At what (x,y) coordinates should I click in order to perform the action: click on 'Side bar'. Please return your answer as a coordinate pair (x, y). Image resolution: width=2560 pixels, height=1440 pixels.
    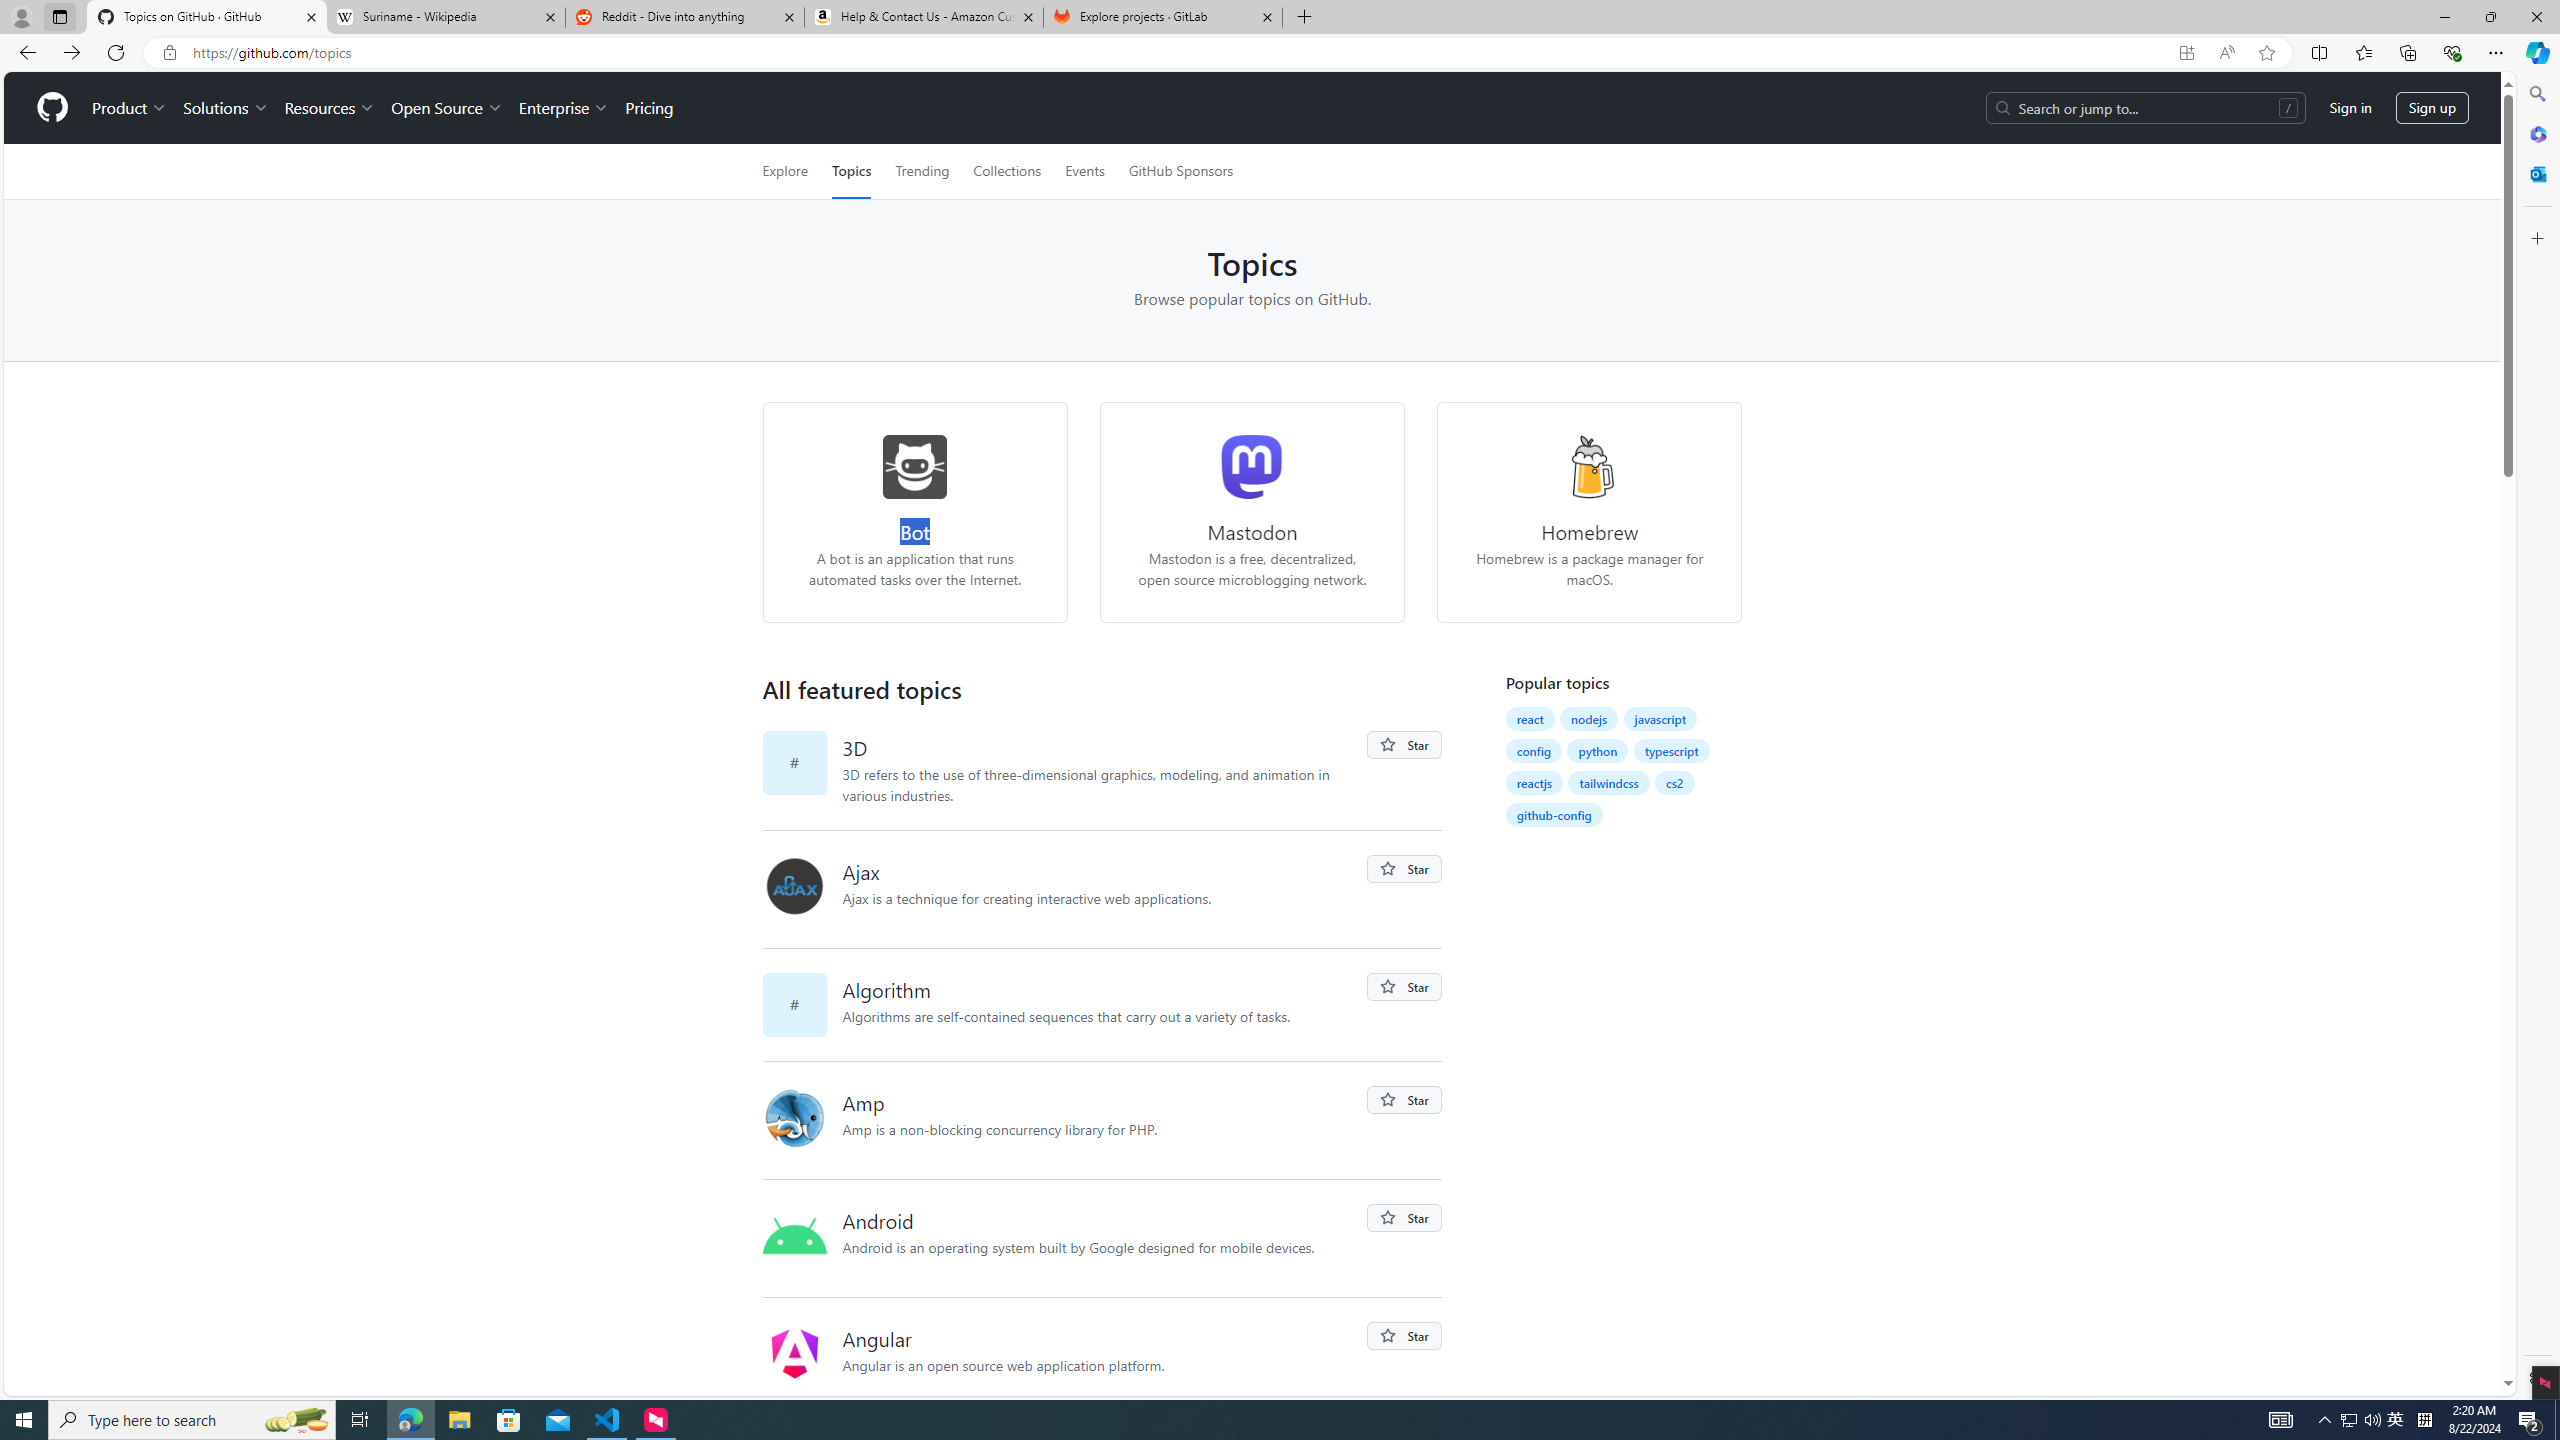
    Looking at the image, I should click on (2537, 735).